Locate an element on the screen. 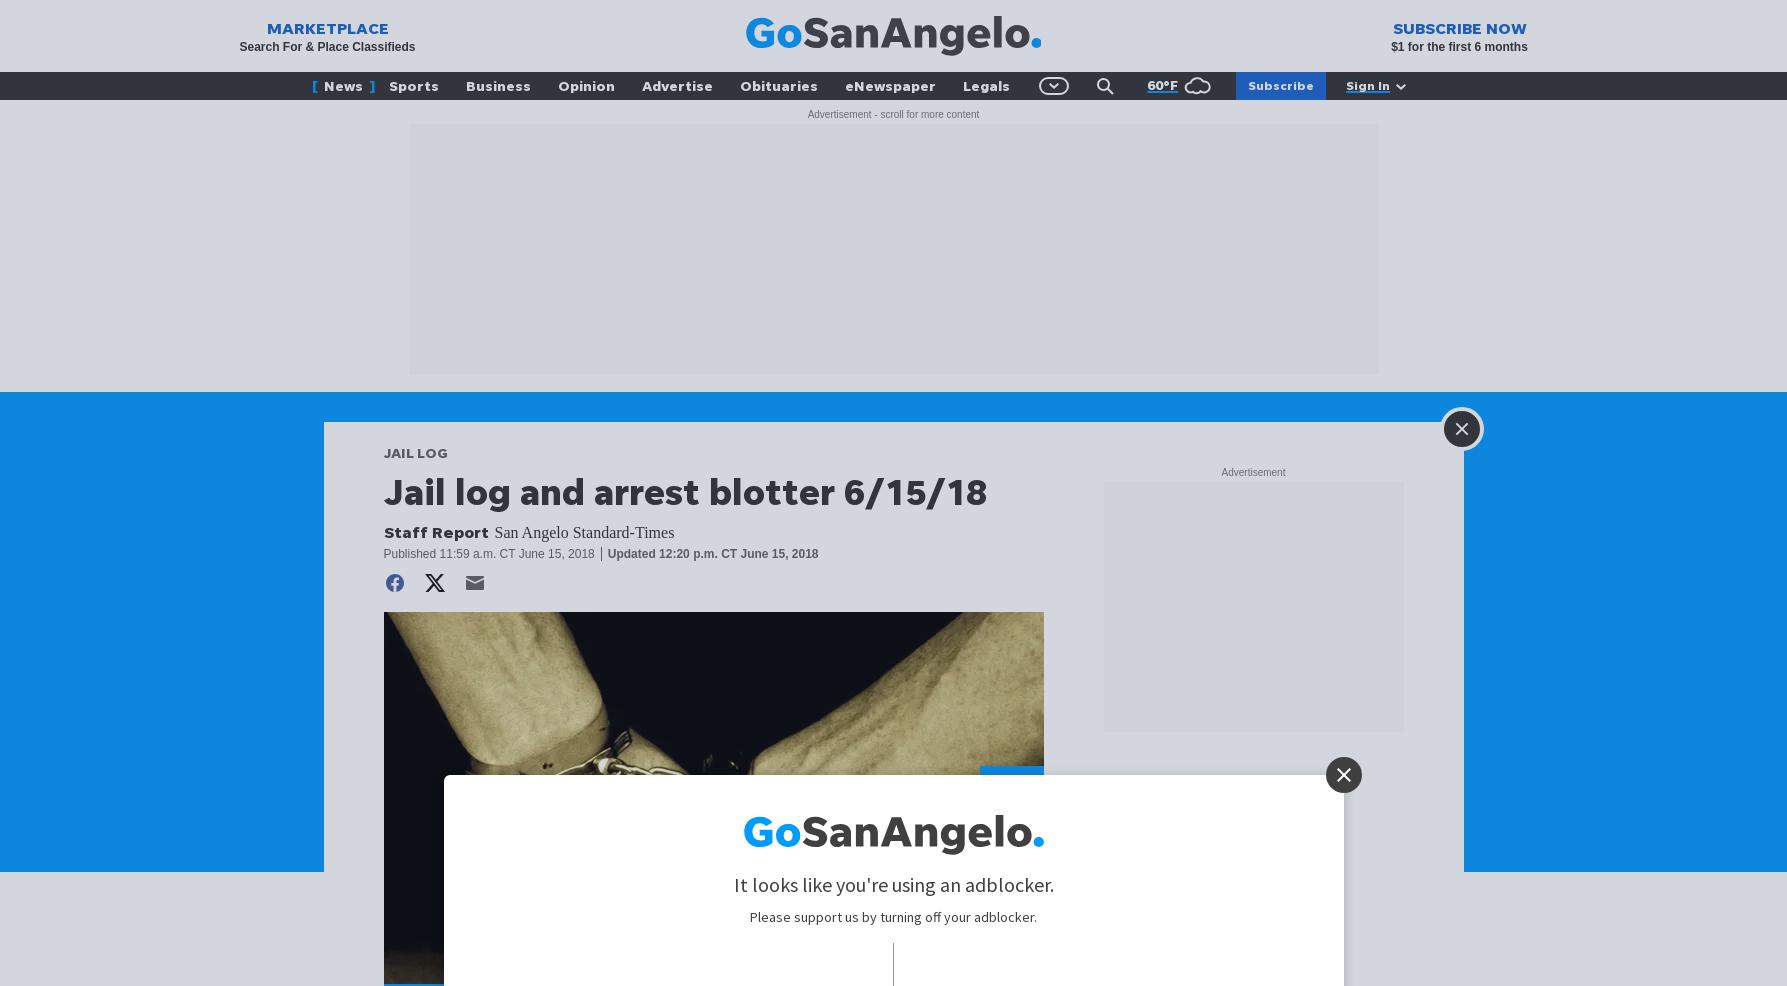  'Obituaries' is located at coordinates (778, 85).